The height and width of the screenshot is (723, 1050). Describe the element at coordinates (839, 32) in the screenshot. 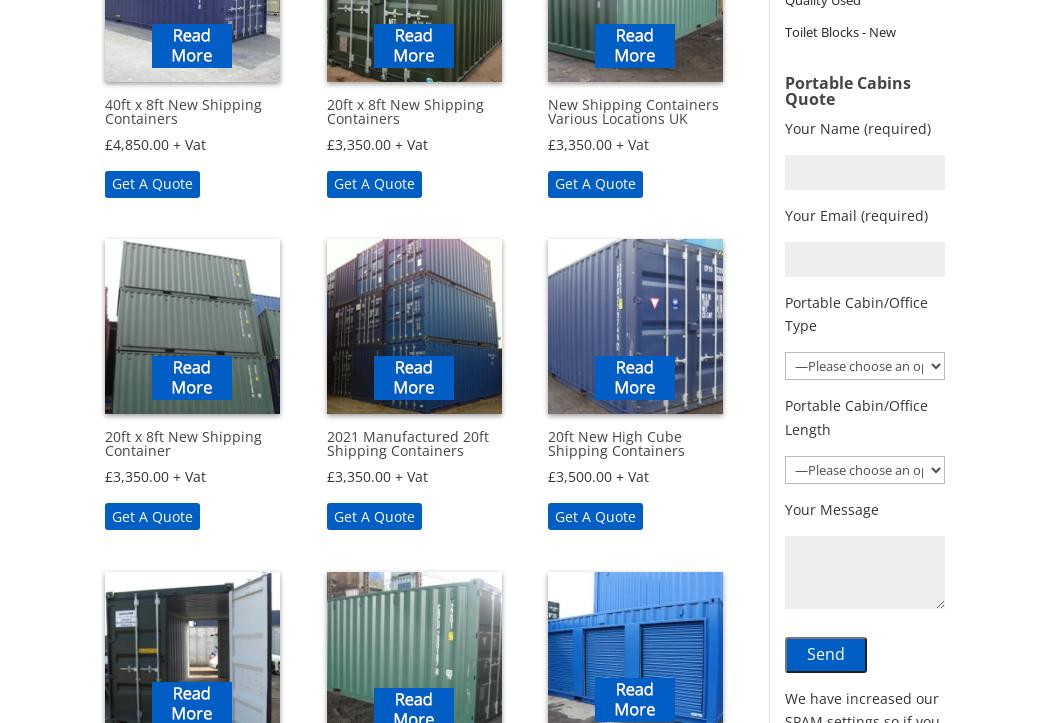

I see `'Toilet Blocks - New'` at that location.